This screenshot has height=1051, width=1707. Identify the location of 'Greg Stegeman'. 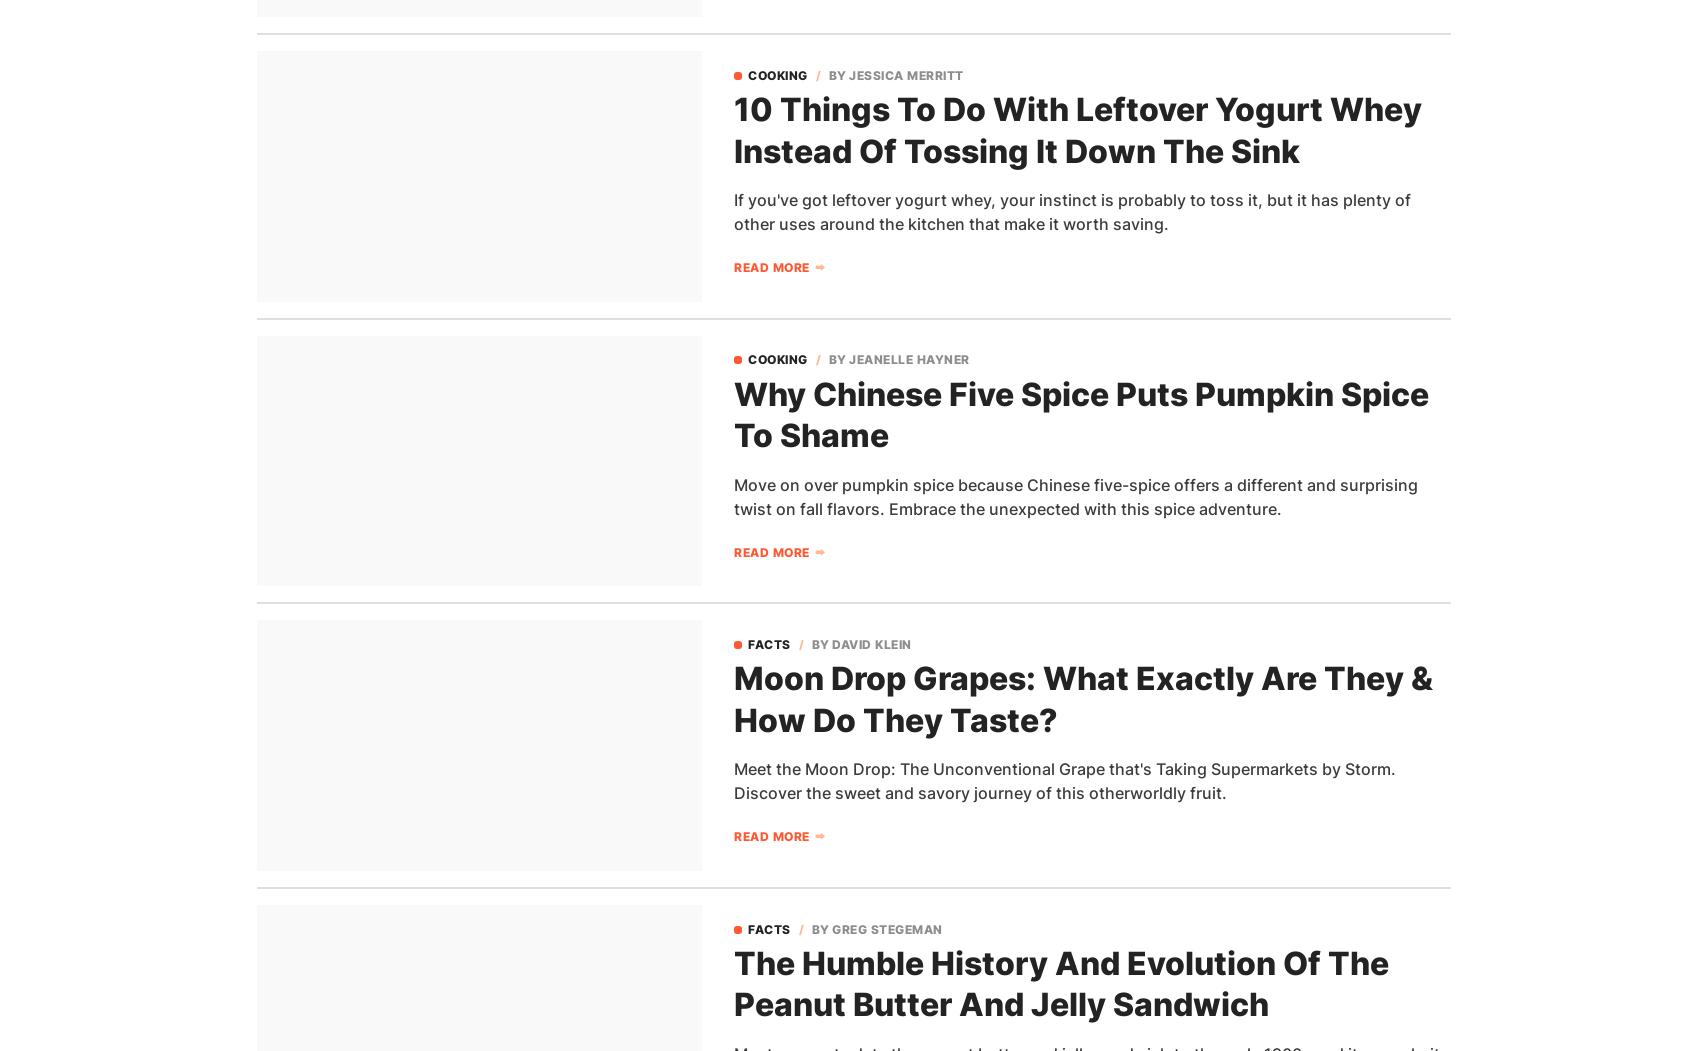
(885, 928).